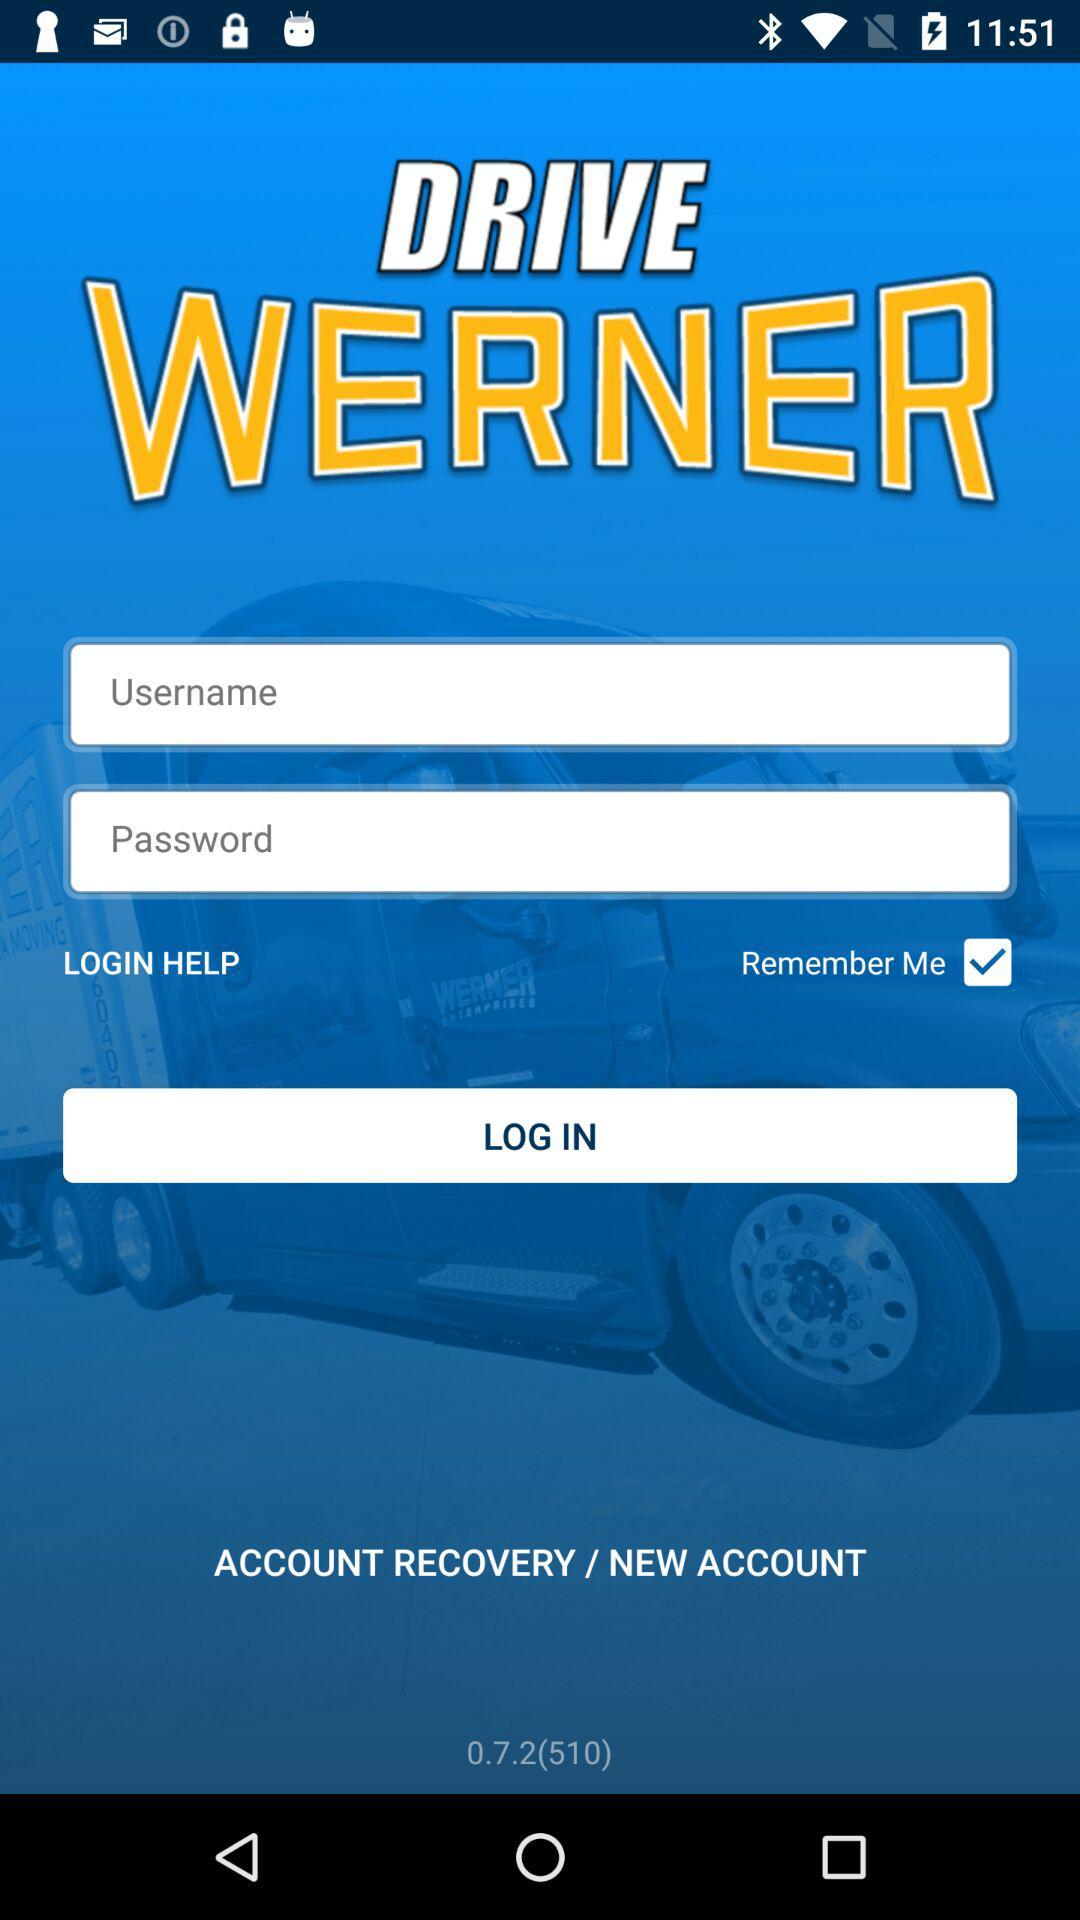 This screenshot has width=1080, height=1920. I want to click on the item above the log in, so click(177, 962).